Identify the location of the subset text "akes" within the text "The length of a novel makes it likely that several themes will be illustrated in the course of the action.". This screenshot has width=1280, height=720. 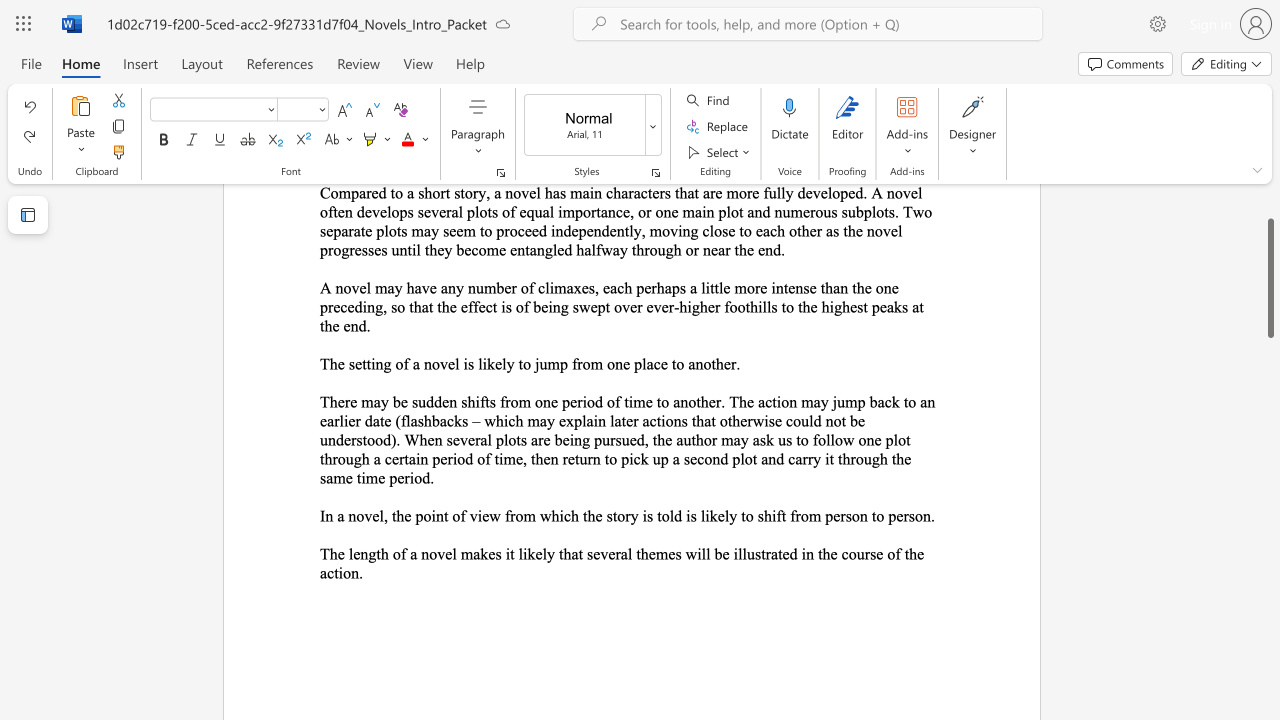
(472, 553).